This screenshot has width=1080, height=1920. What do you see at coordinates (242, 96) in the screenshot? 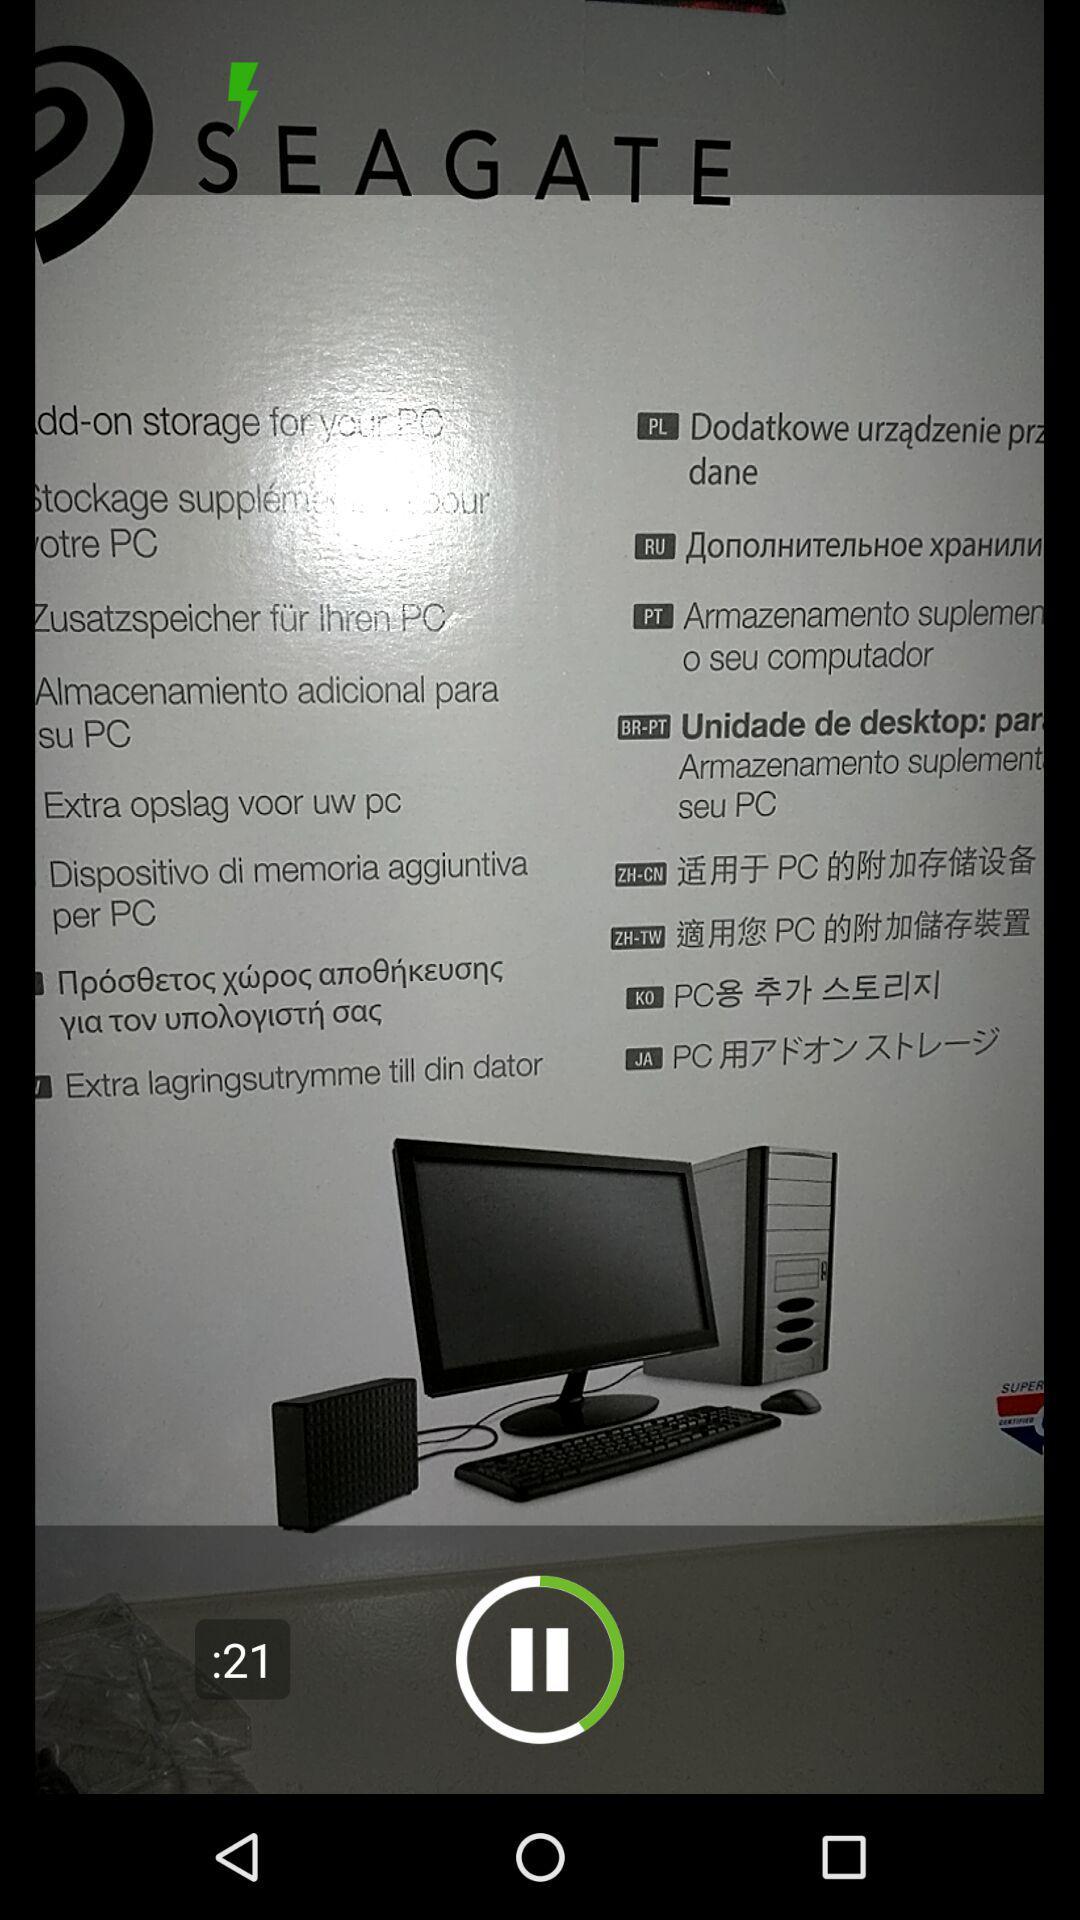
I see `camera flash` at bounding box center [242, 96].